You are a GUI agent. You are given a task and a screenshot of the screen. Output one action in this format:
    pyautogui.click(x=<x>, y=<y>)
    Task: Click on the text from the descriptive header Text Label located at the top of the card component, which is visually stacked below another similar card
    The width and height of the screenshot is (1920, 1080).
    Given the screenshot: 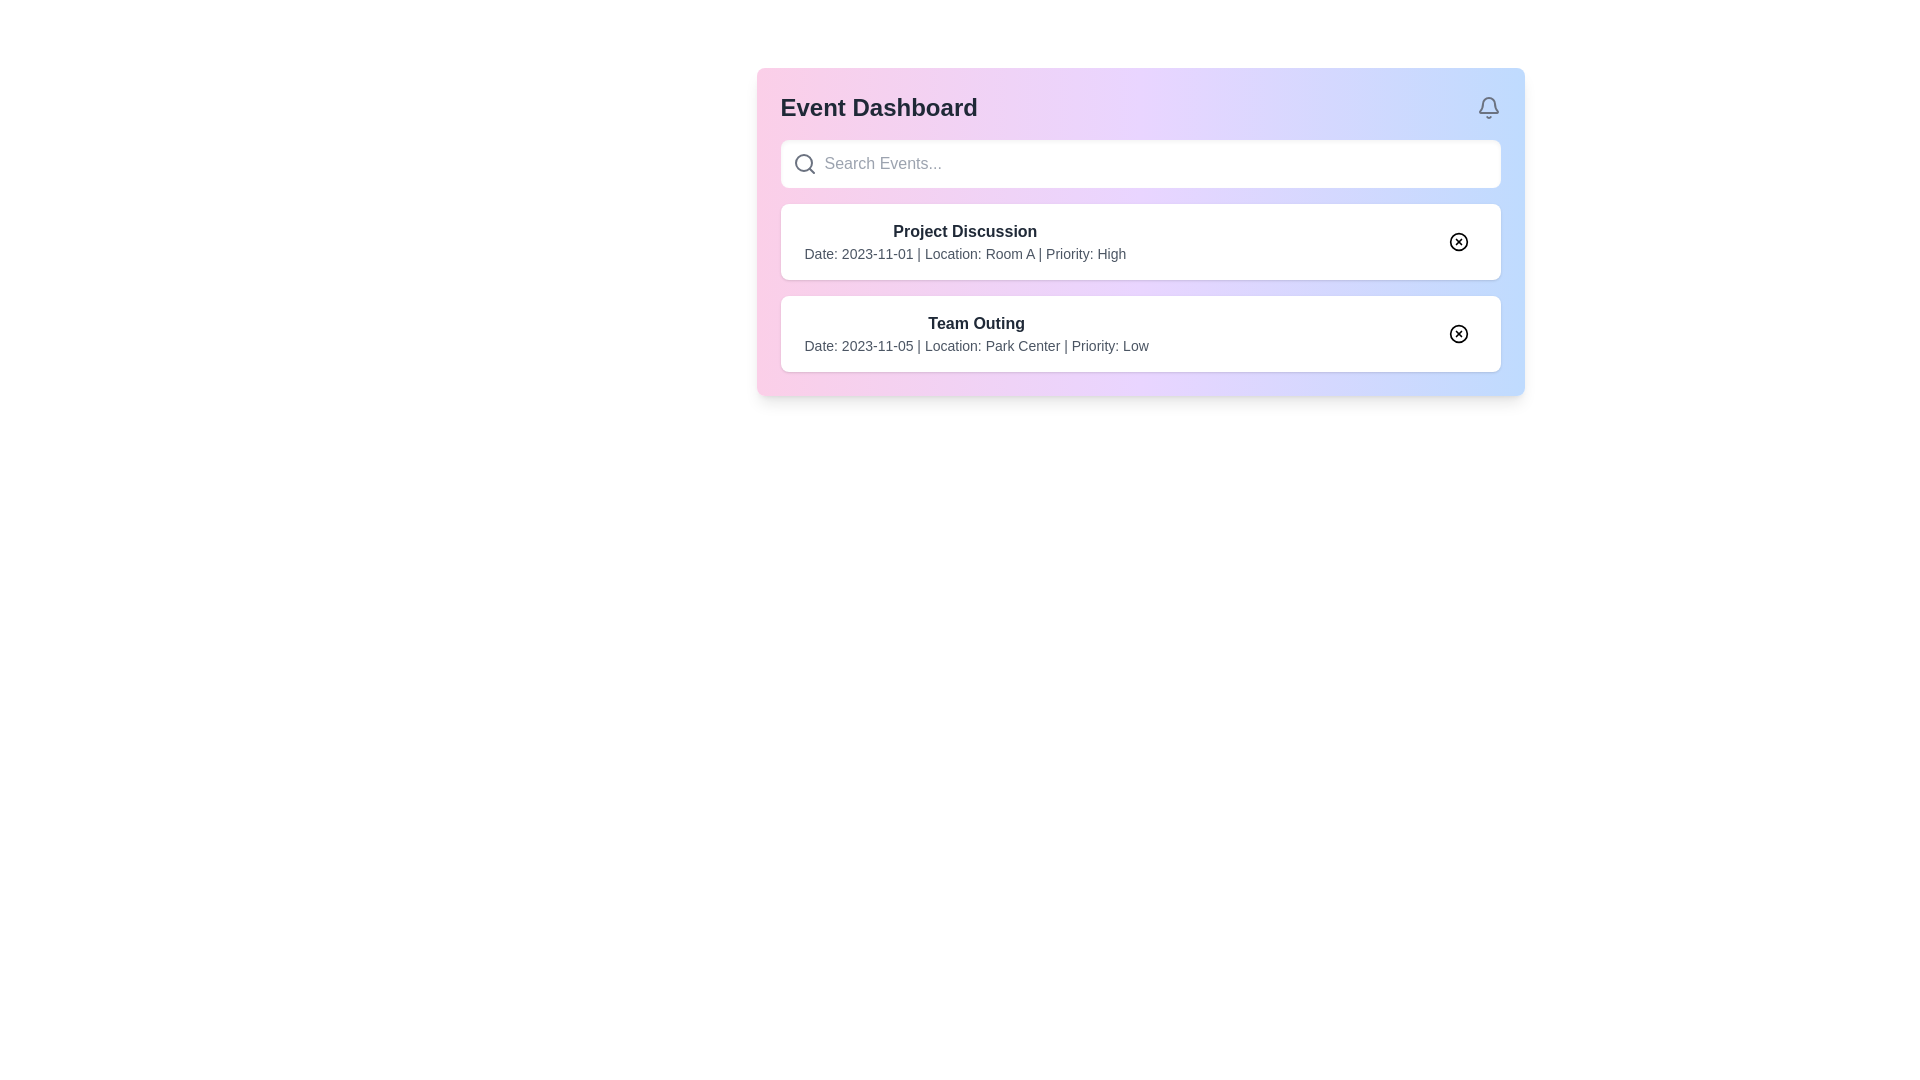 What is the action you would take?
    pyautogui.click(x=976, y=323)
    